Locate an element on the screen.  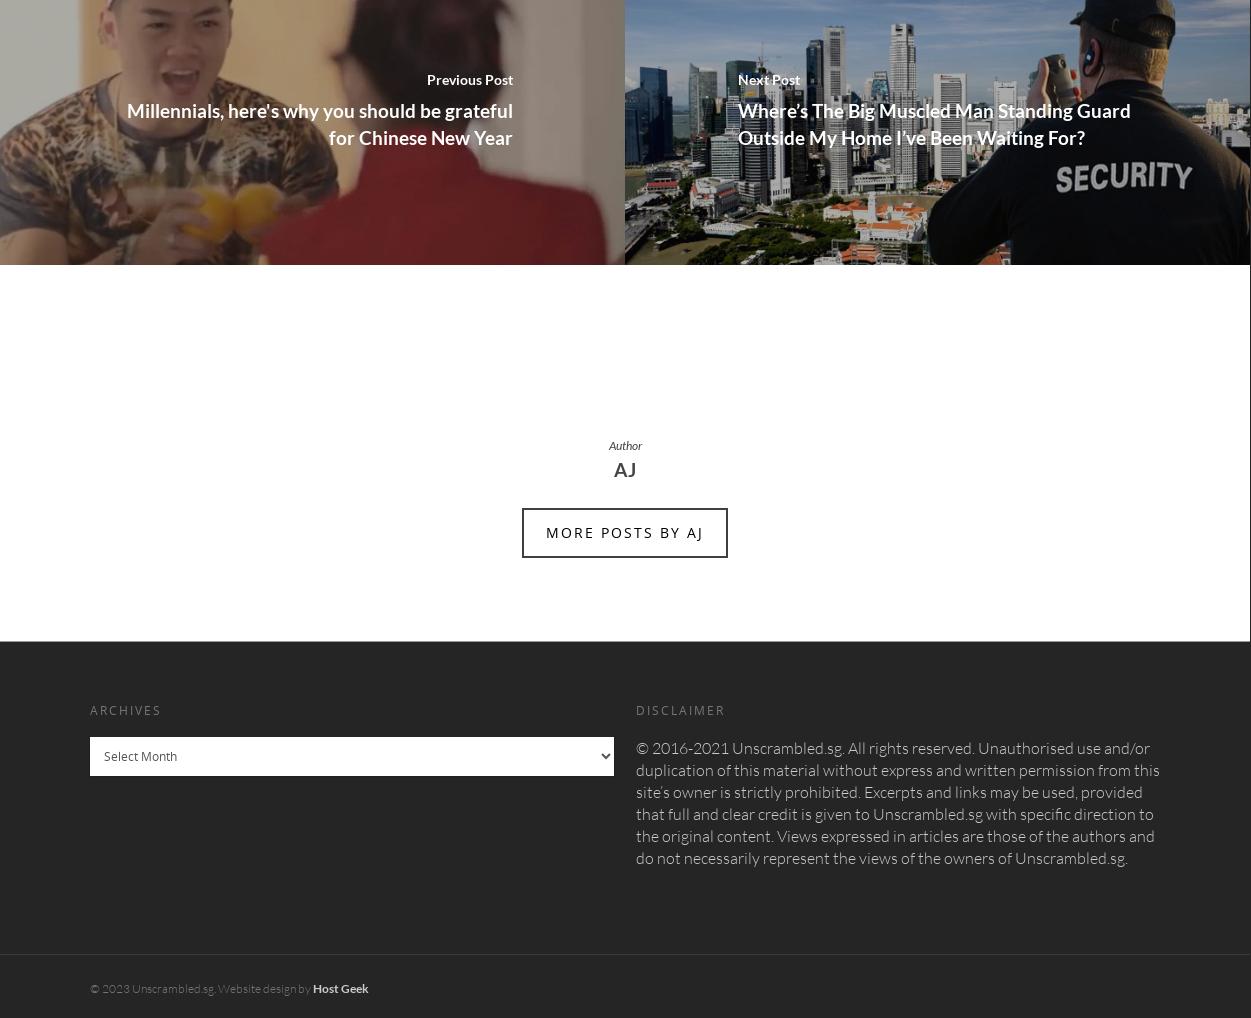
'Author' is located at coordinates (624, 443).